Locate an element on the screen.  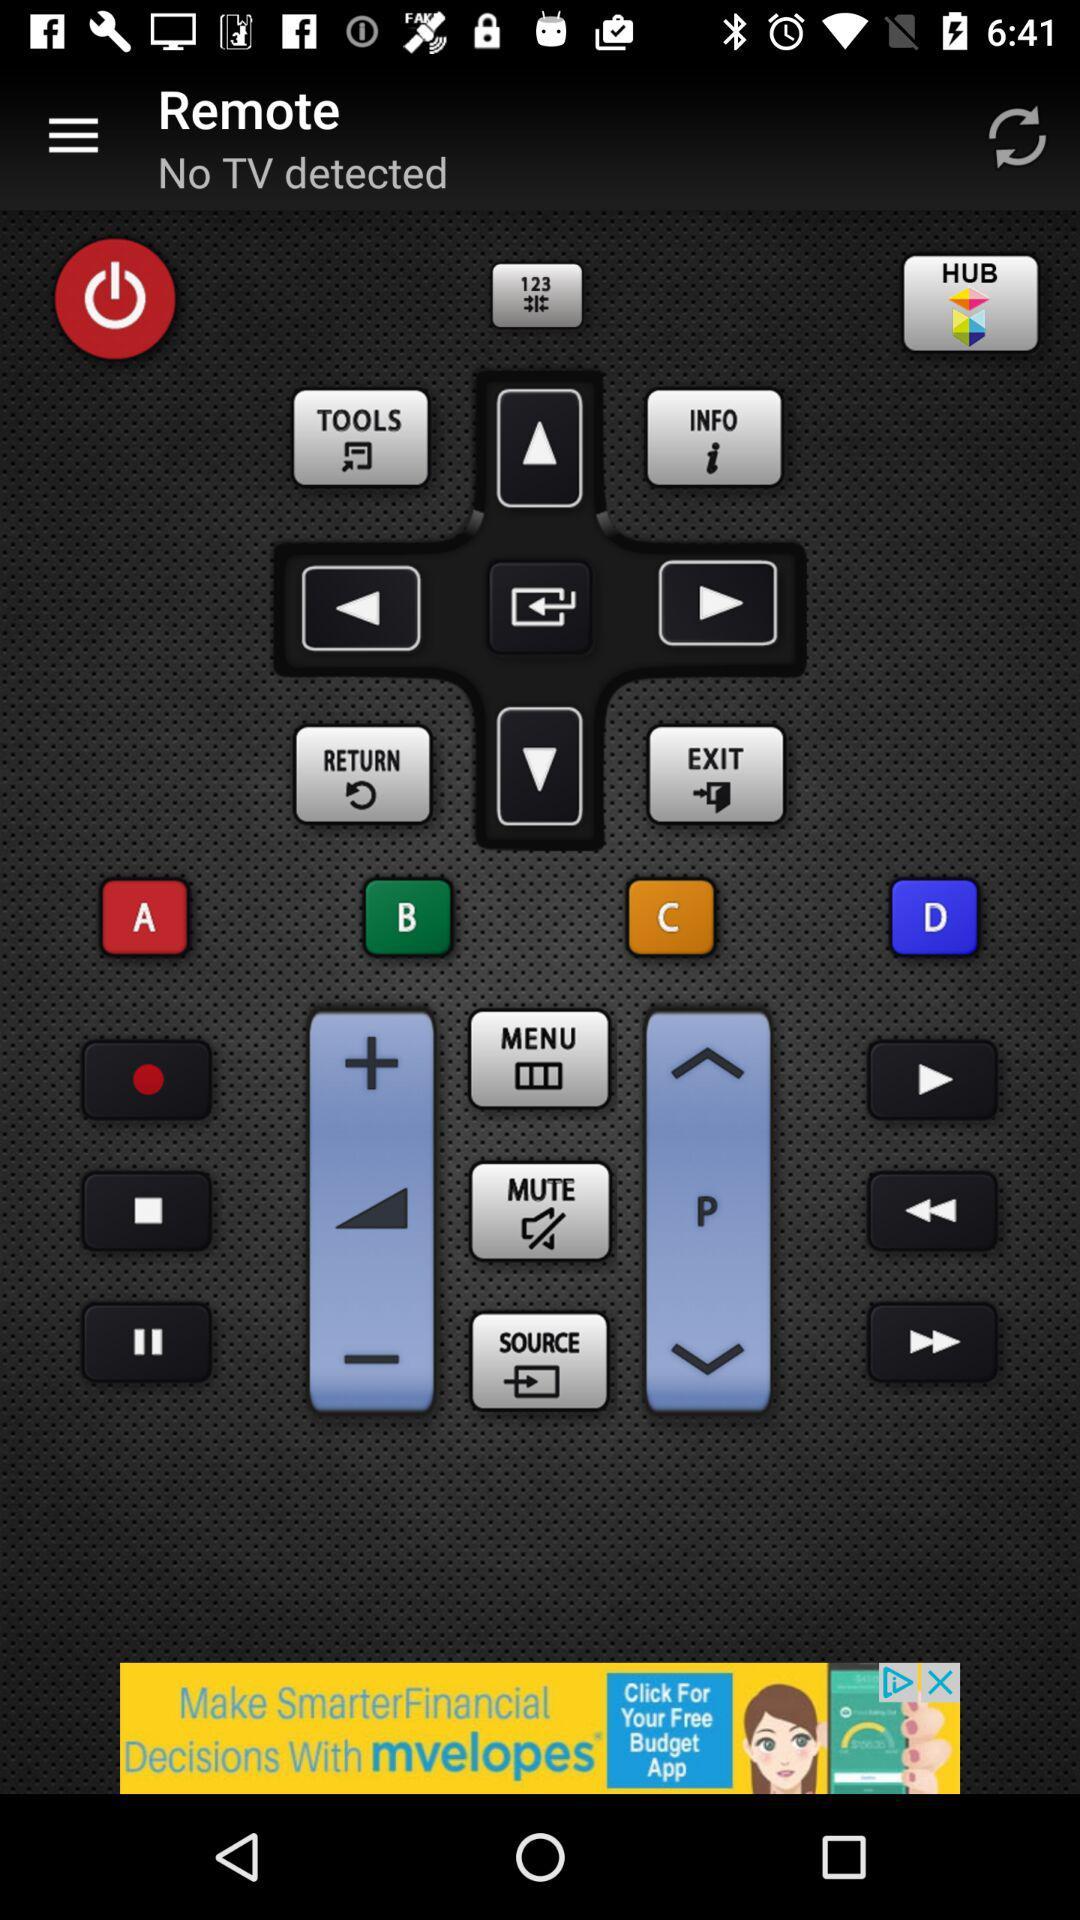
next is located at coordinates (933, 1210).